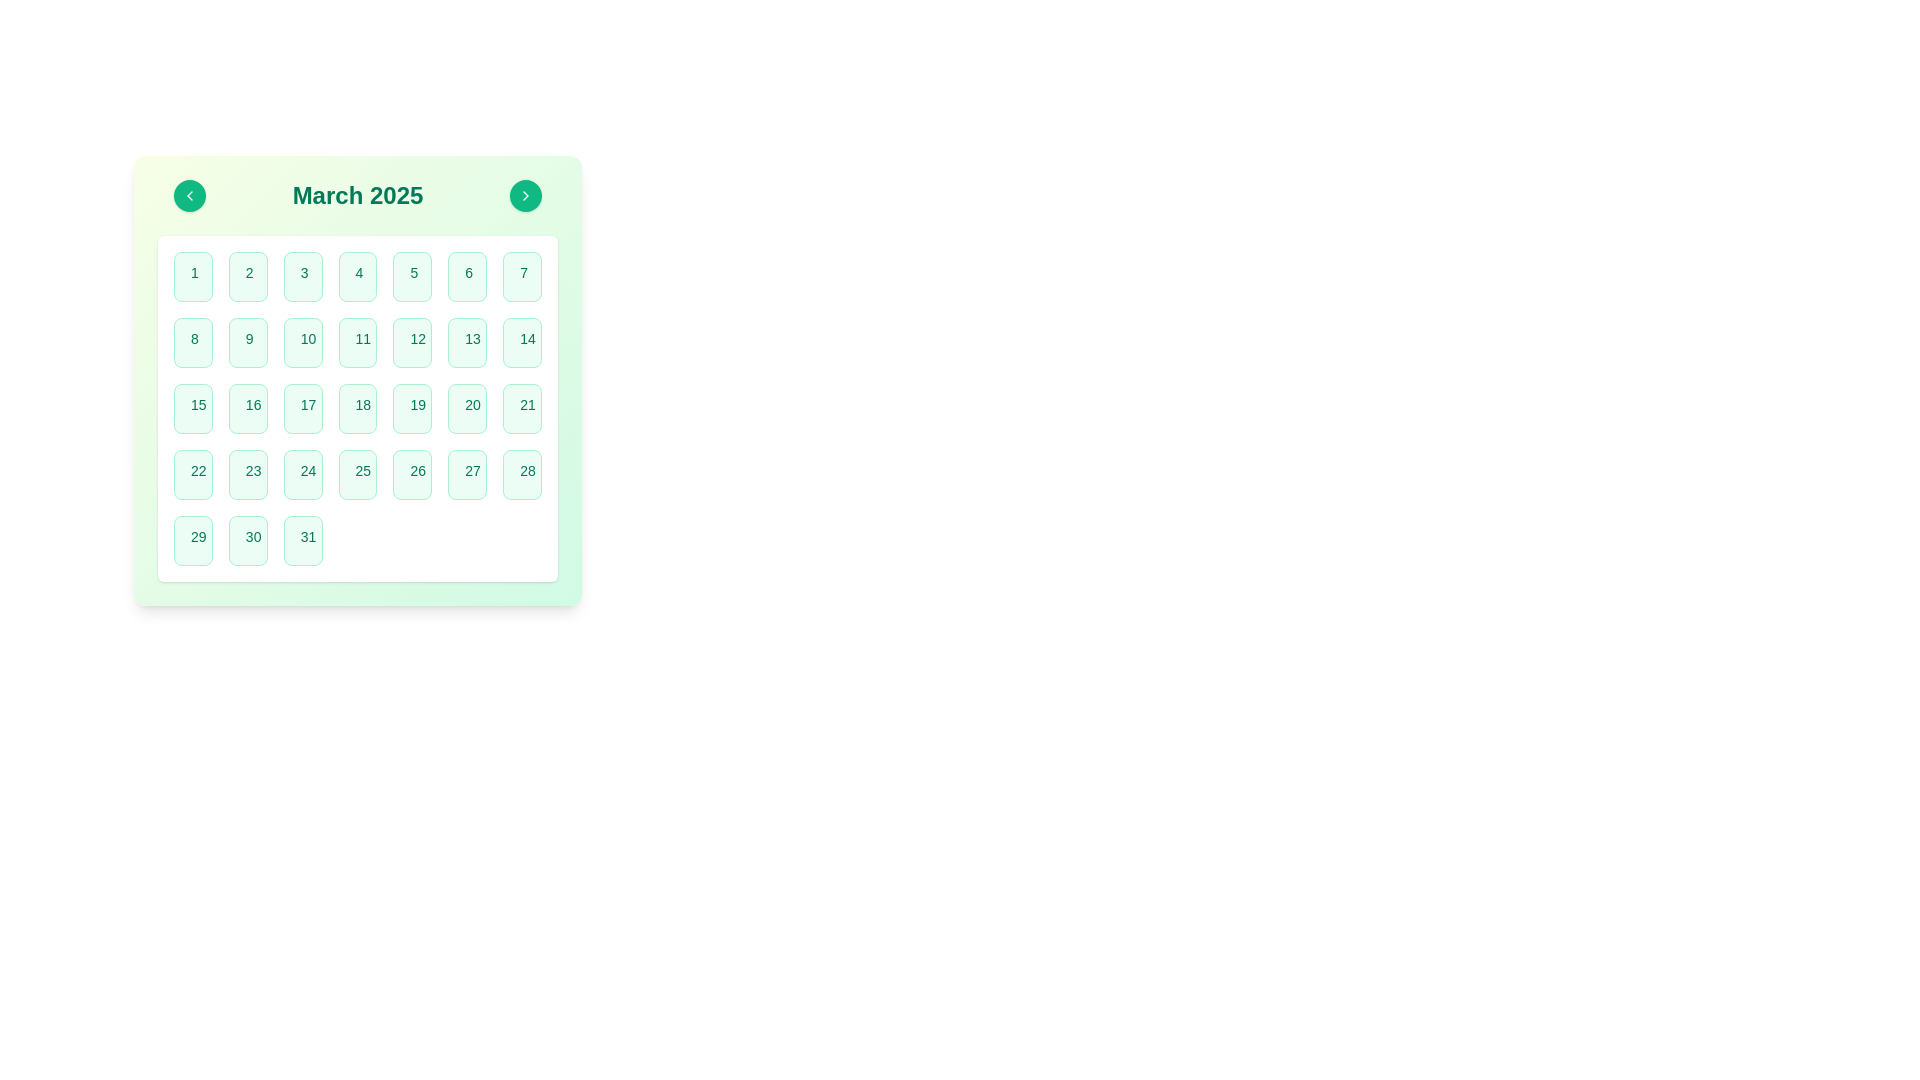 This screenshot has height=1080, width=1920. Describe the element at coordinates (247, 277) in the screenshot. I see `the calendar date card representing the date 2 in March 2025` at that location.